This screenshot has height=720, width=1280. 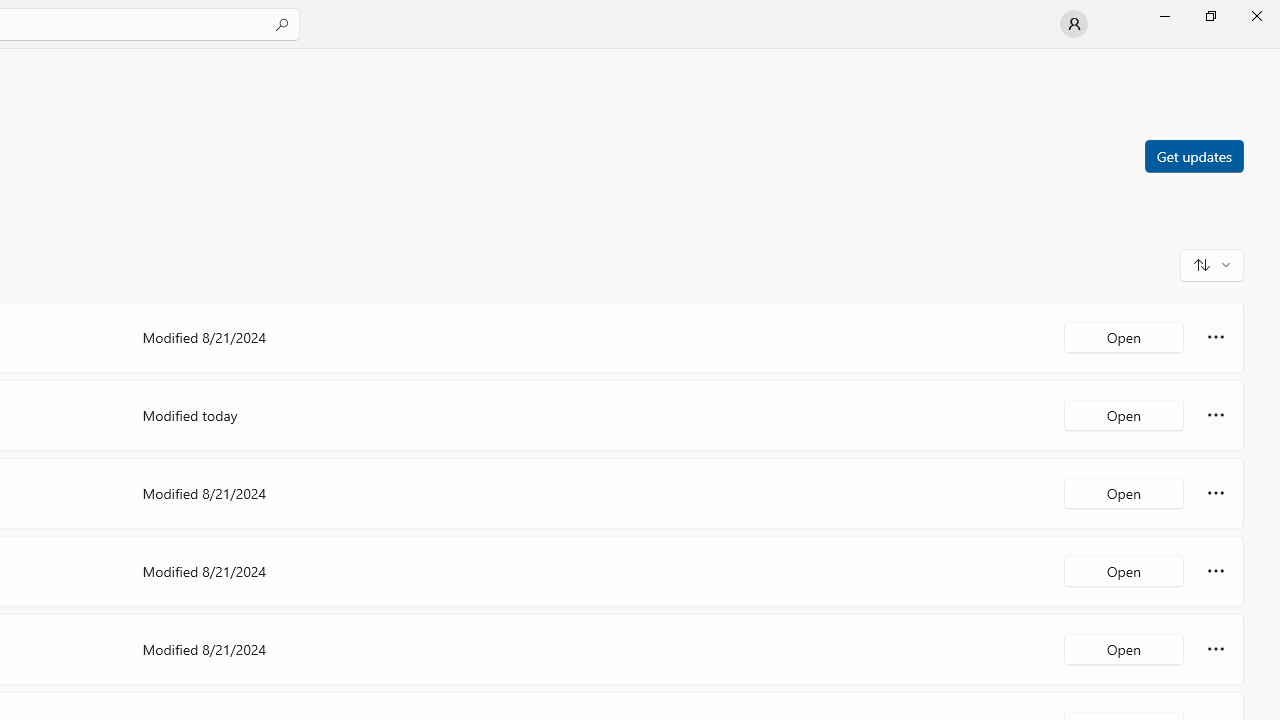 What do you see at coordinates (1211, 263) in the screenshot?
I see `'Sort and filter'` at bounding box center [1211, 263].